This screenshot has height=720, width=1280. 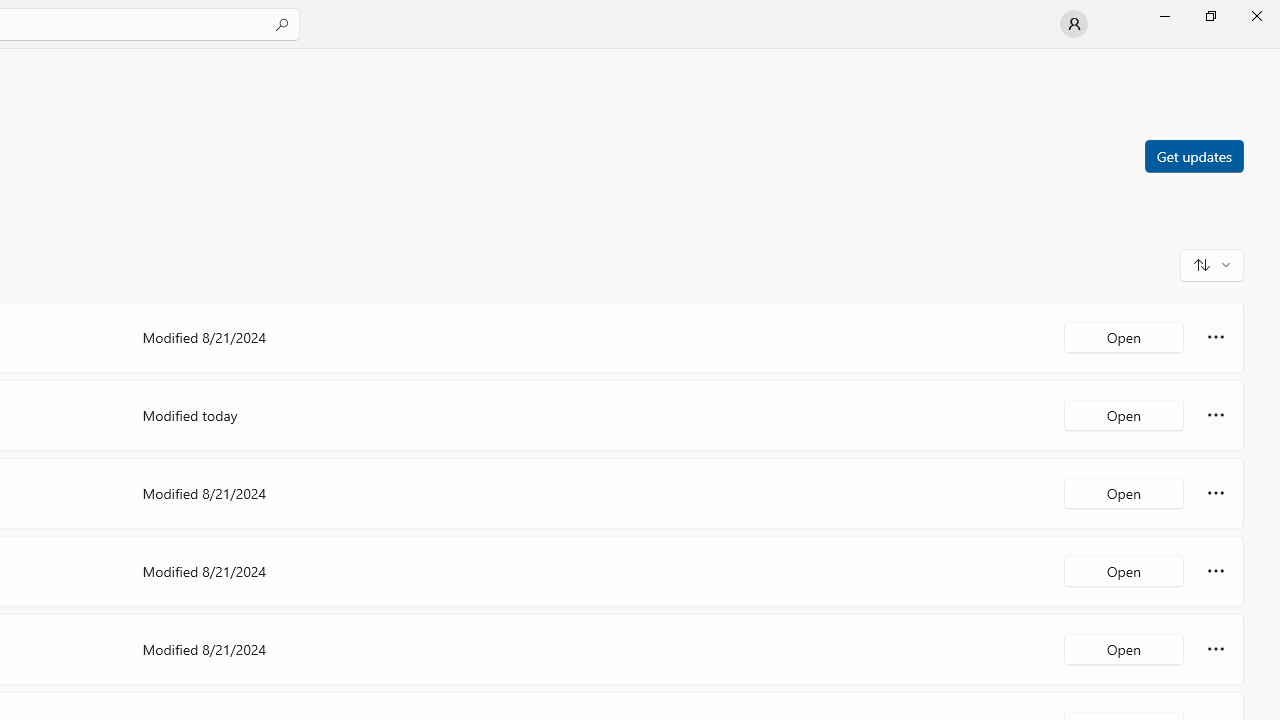 What do you see at coordinates (1211, 263) in the screenshot?
I see `'Sort and filter'` at bounding box center [1211, 263].